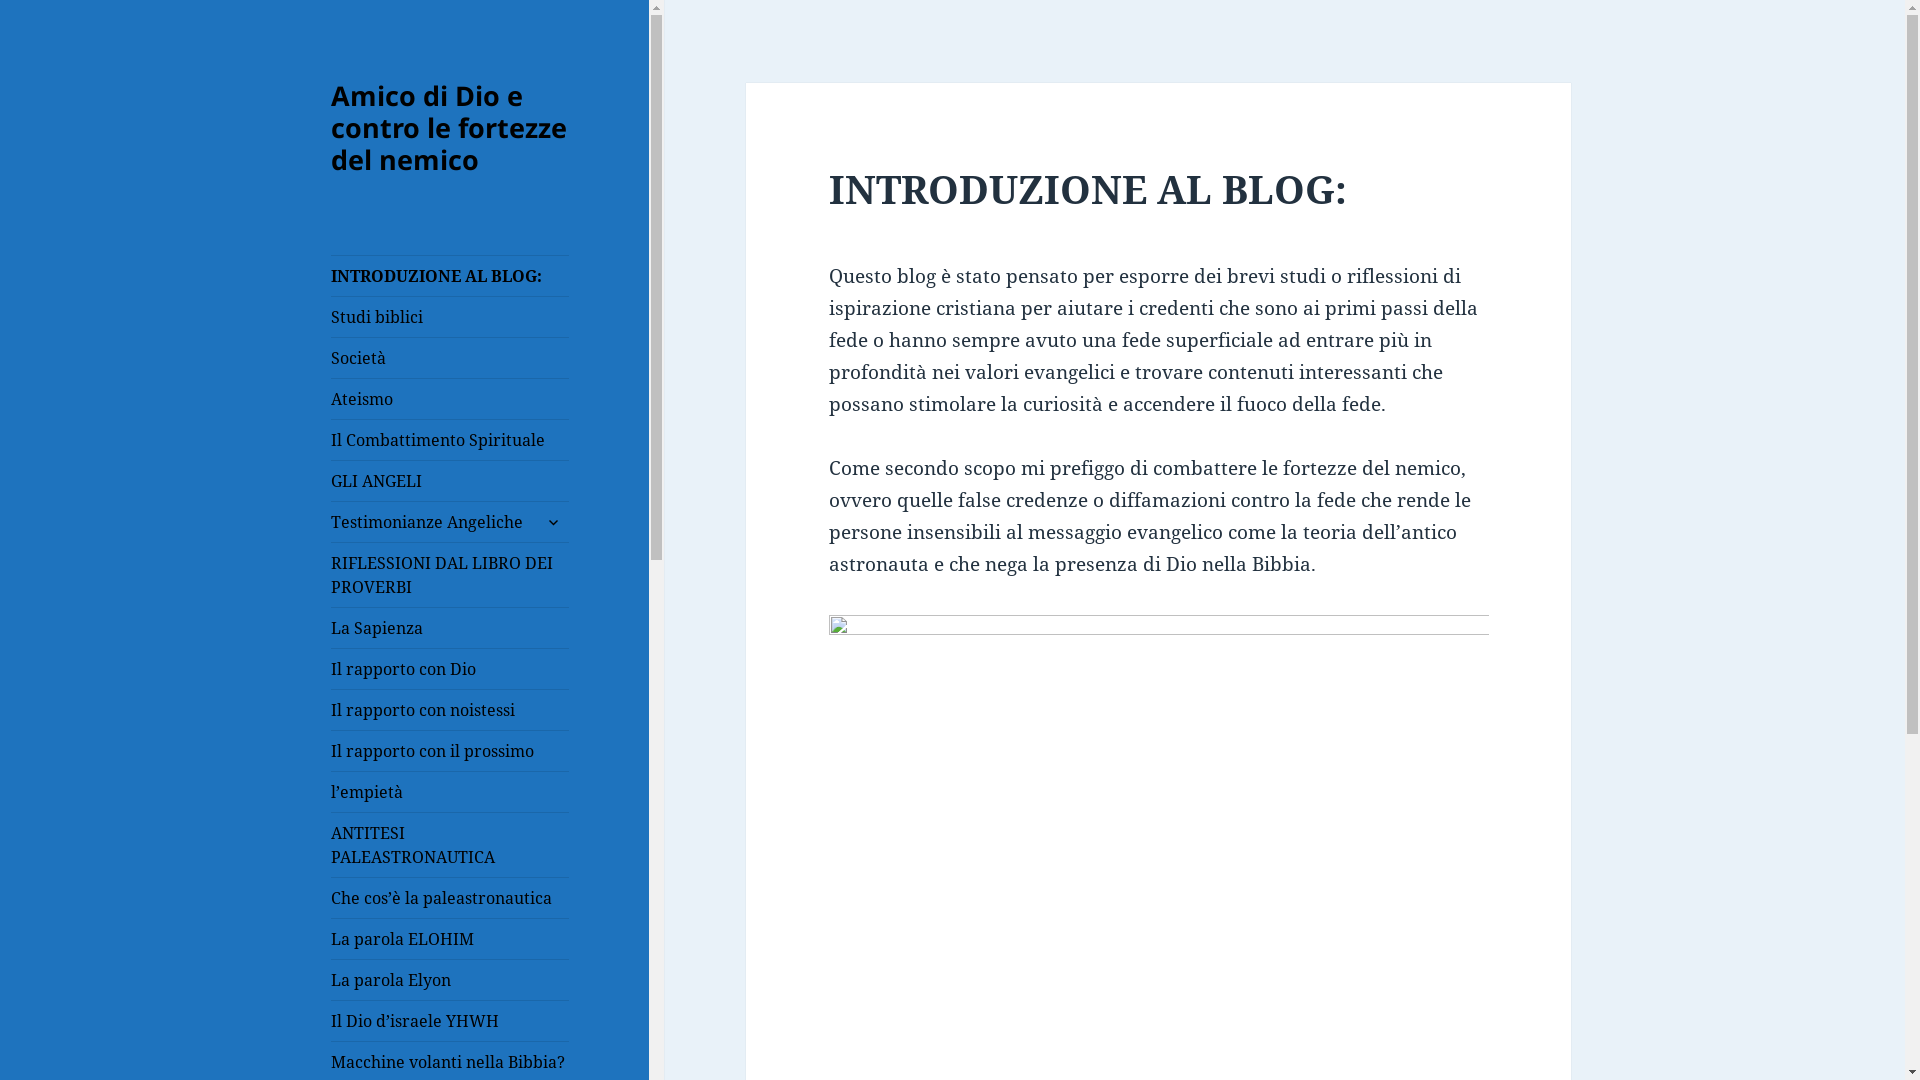  Describe the element at coordinates (449, 938) in the screenshot. I see `'La parola ELOHIM'` at that location.